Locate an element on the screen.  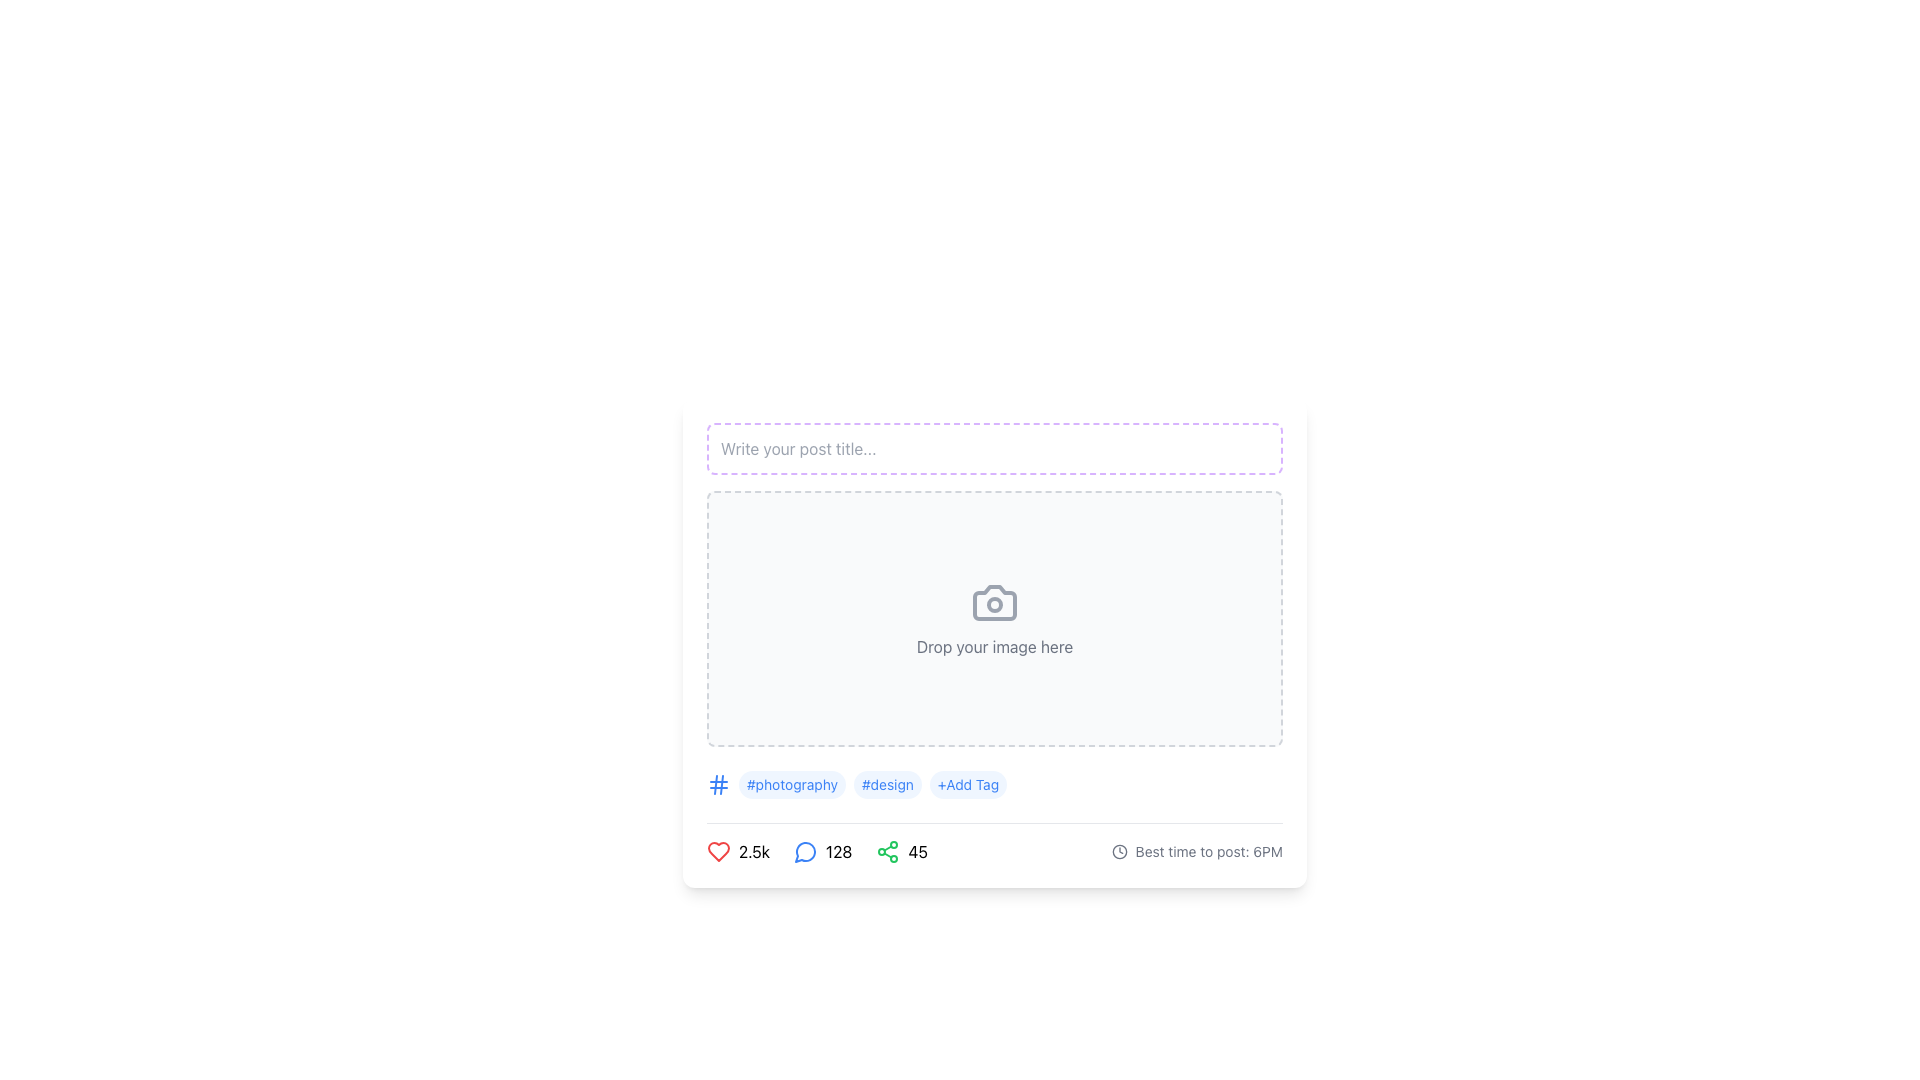
the interactive control group's counters is located at coordinates (817, 852).